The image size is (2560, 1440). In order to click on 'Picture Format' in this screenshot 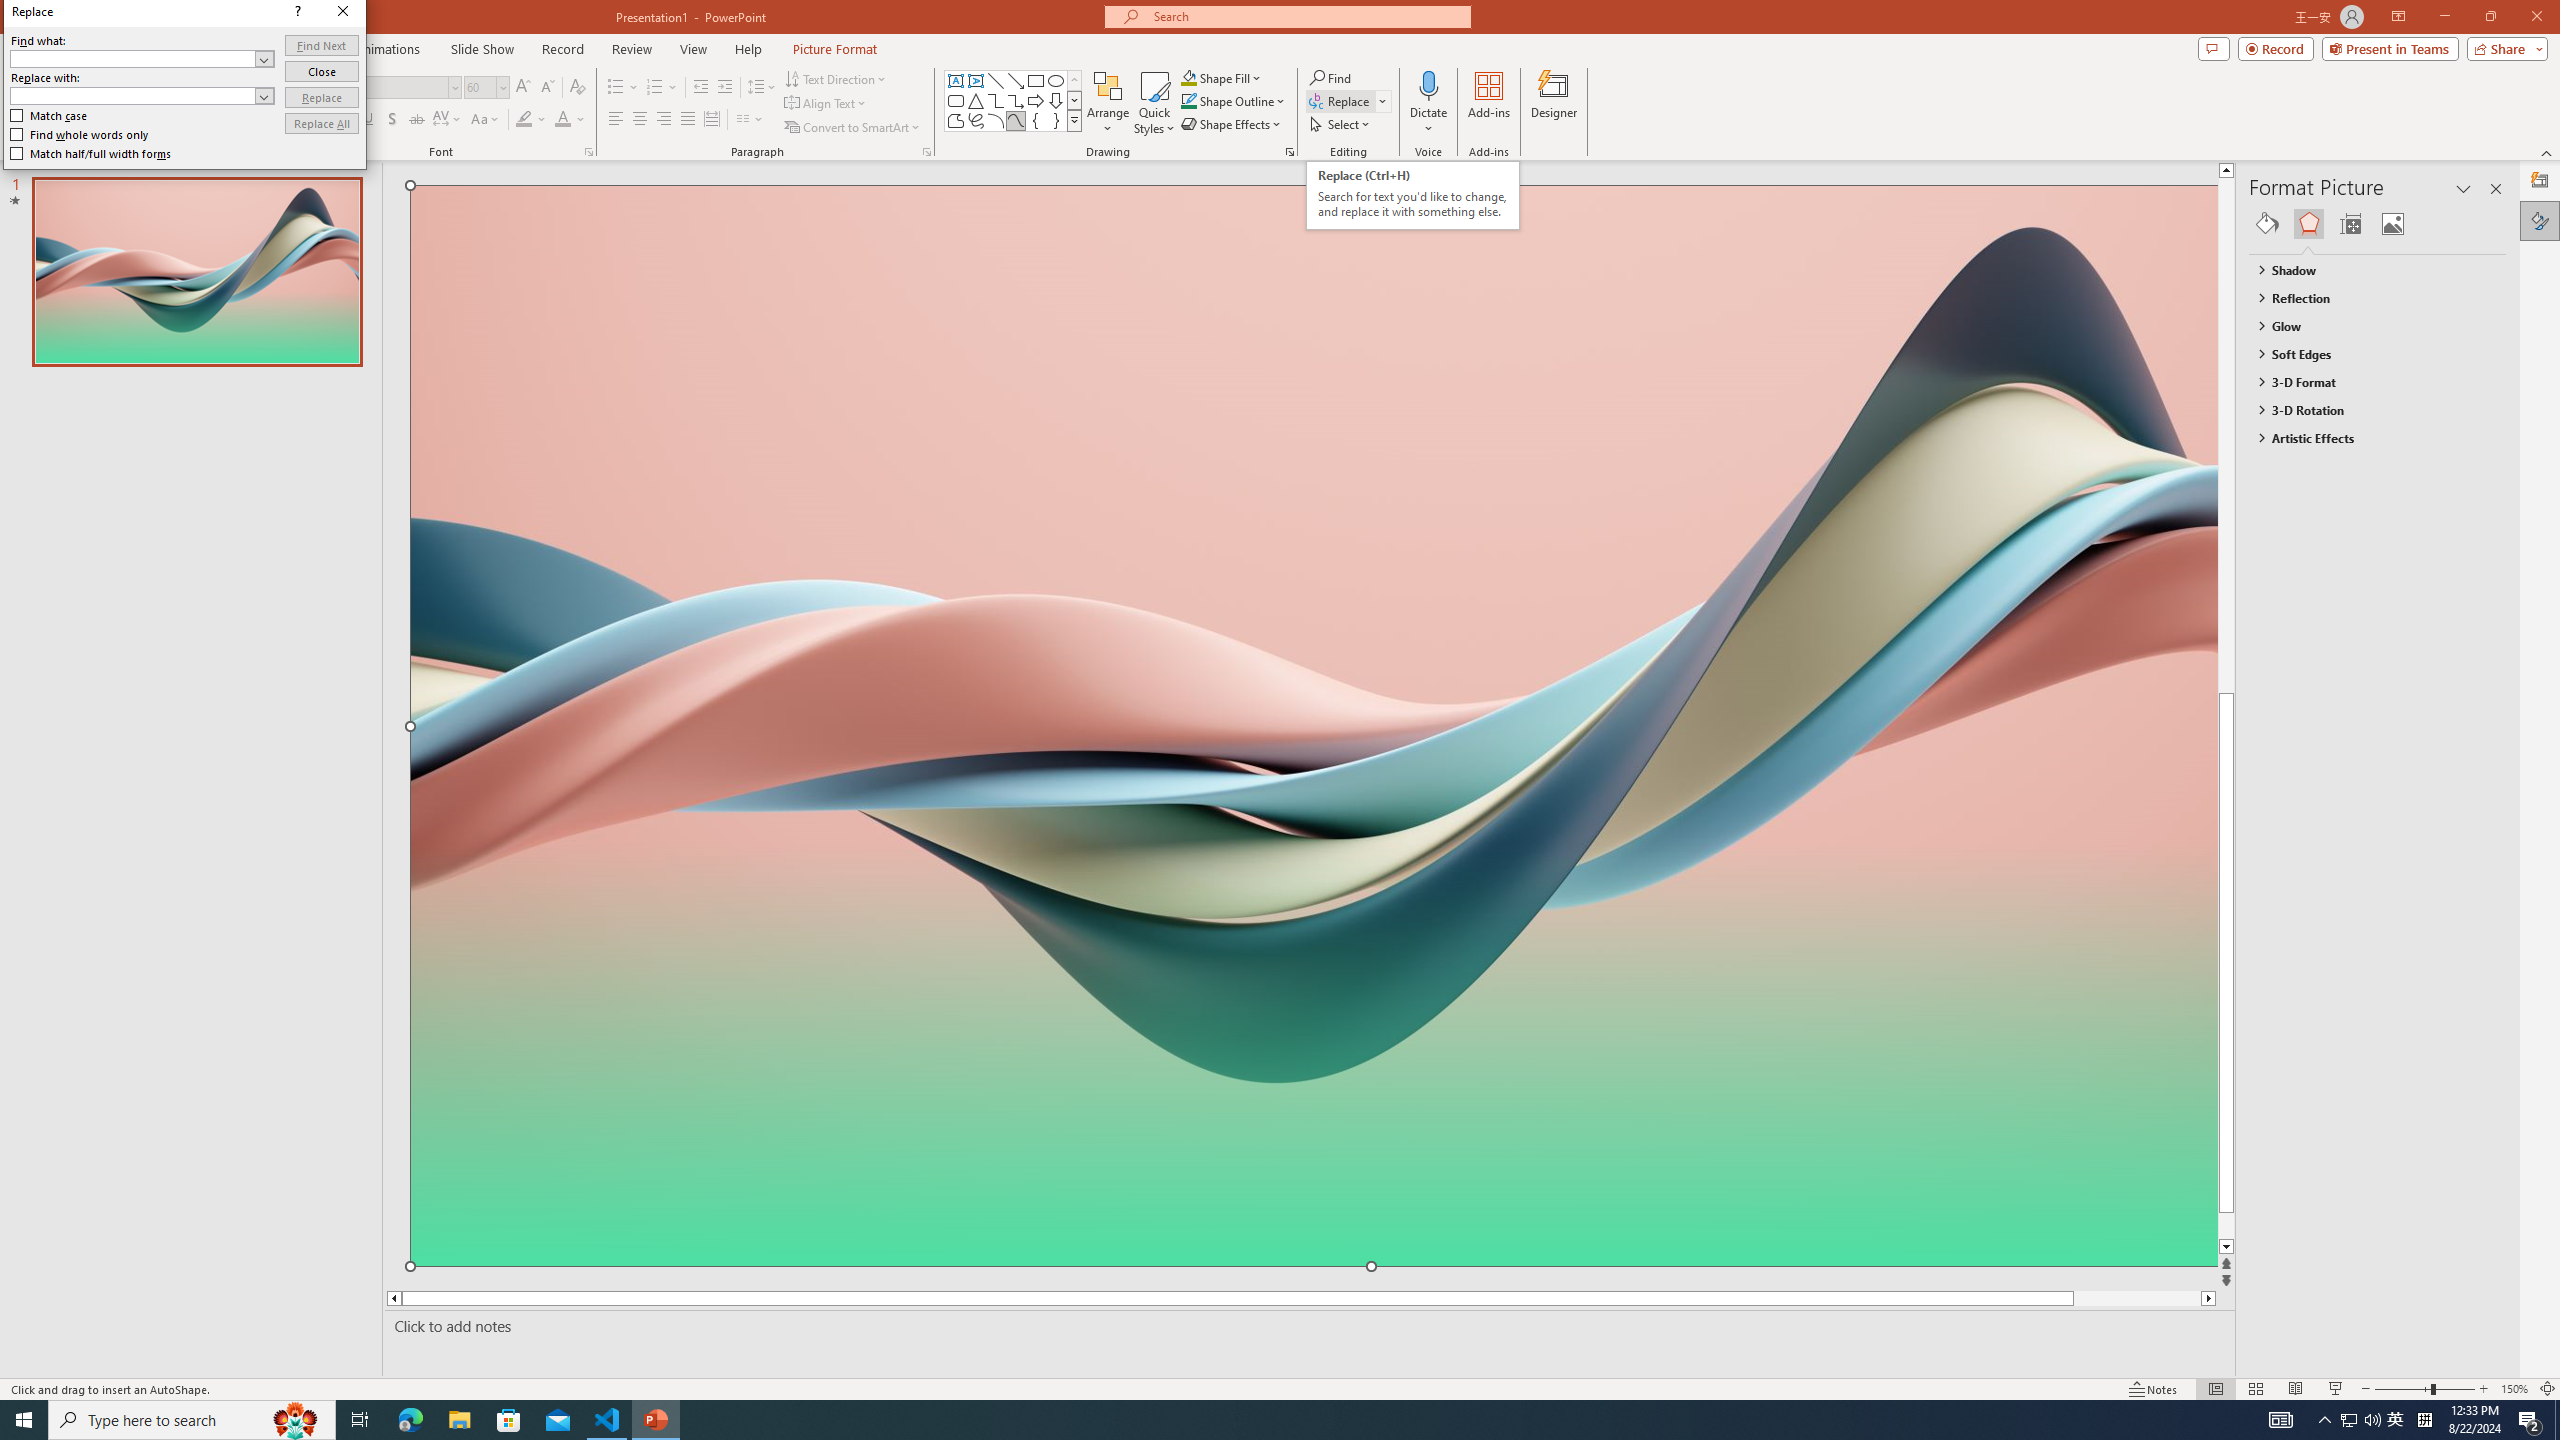, I will do `click(835, 49)`.